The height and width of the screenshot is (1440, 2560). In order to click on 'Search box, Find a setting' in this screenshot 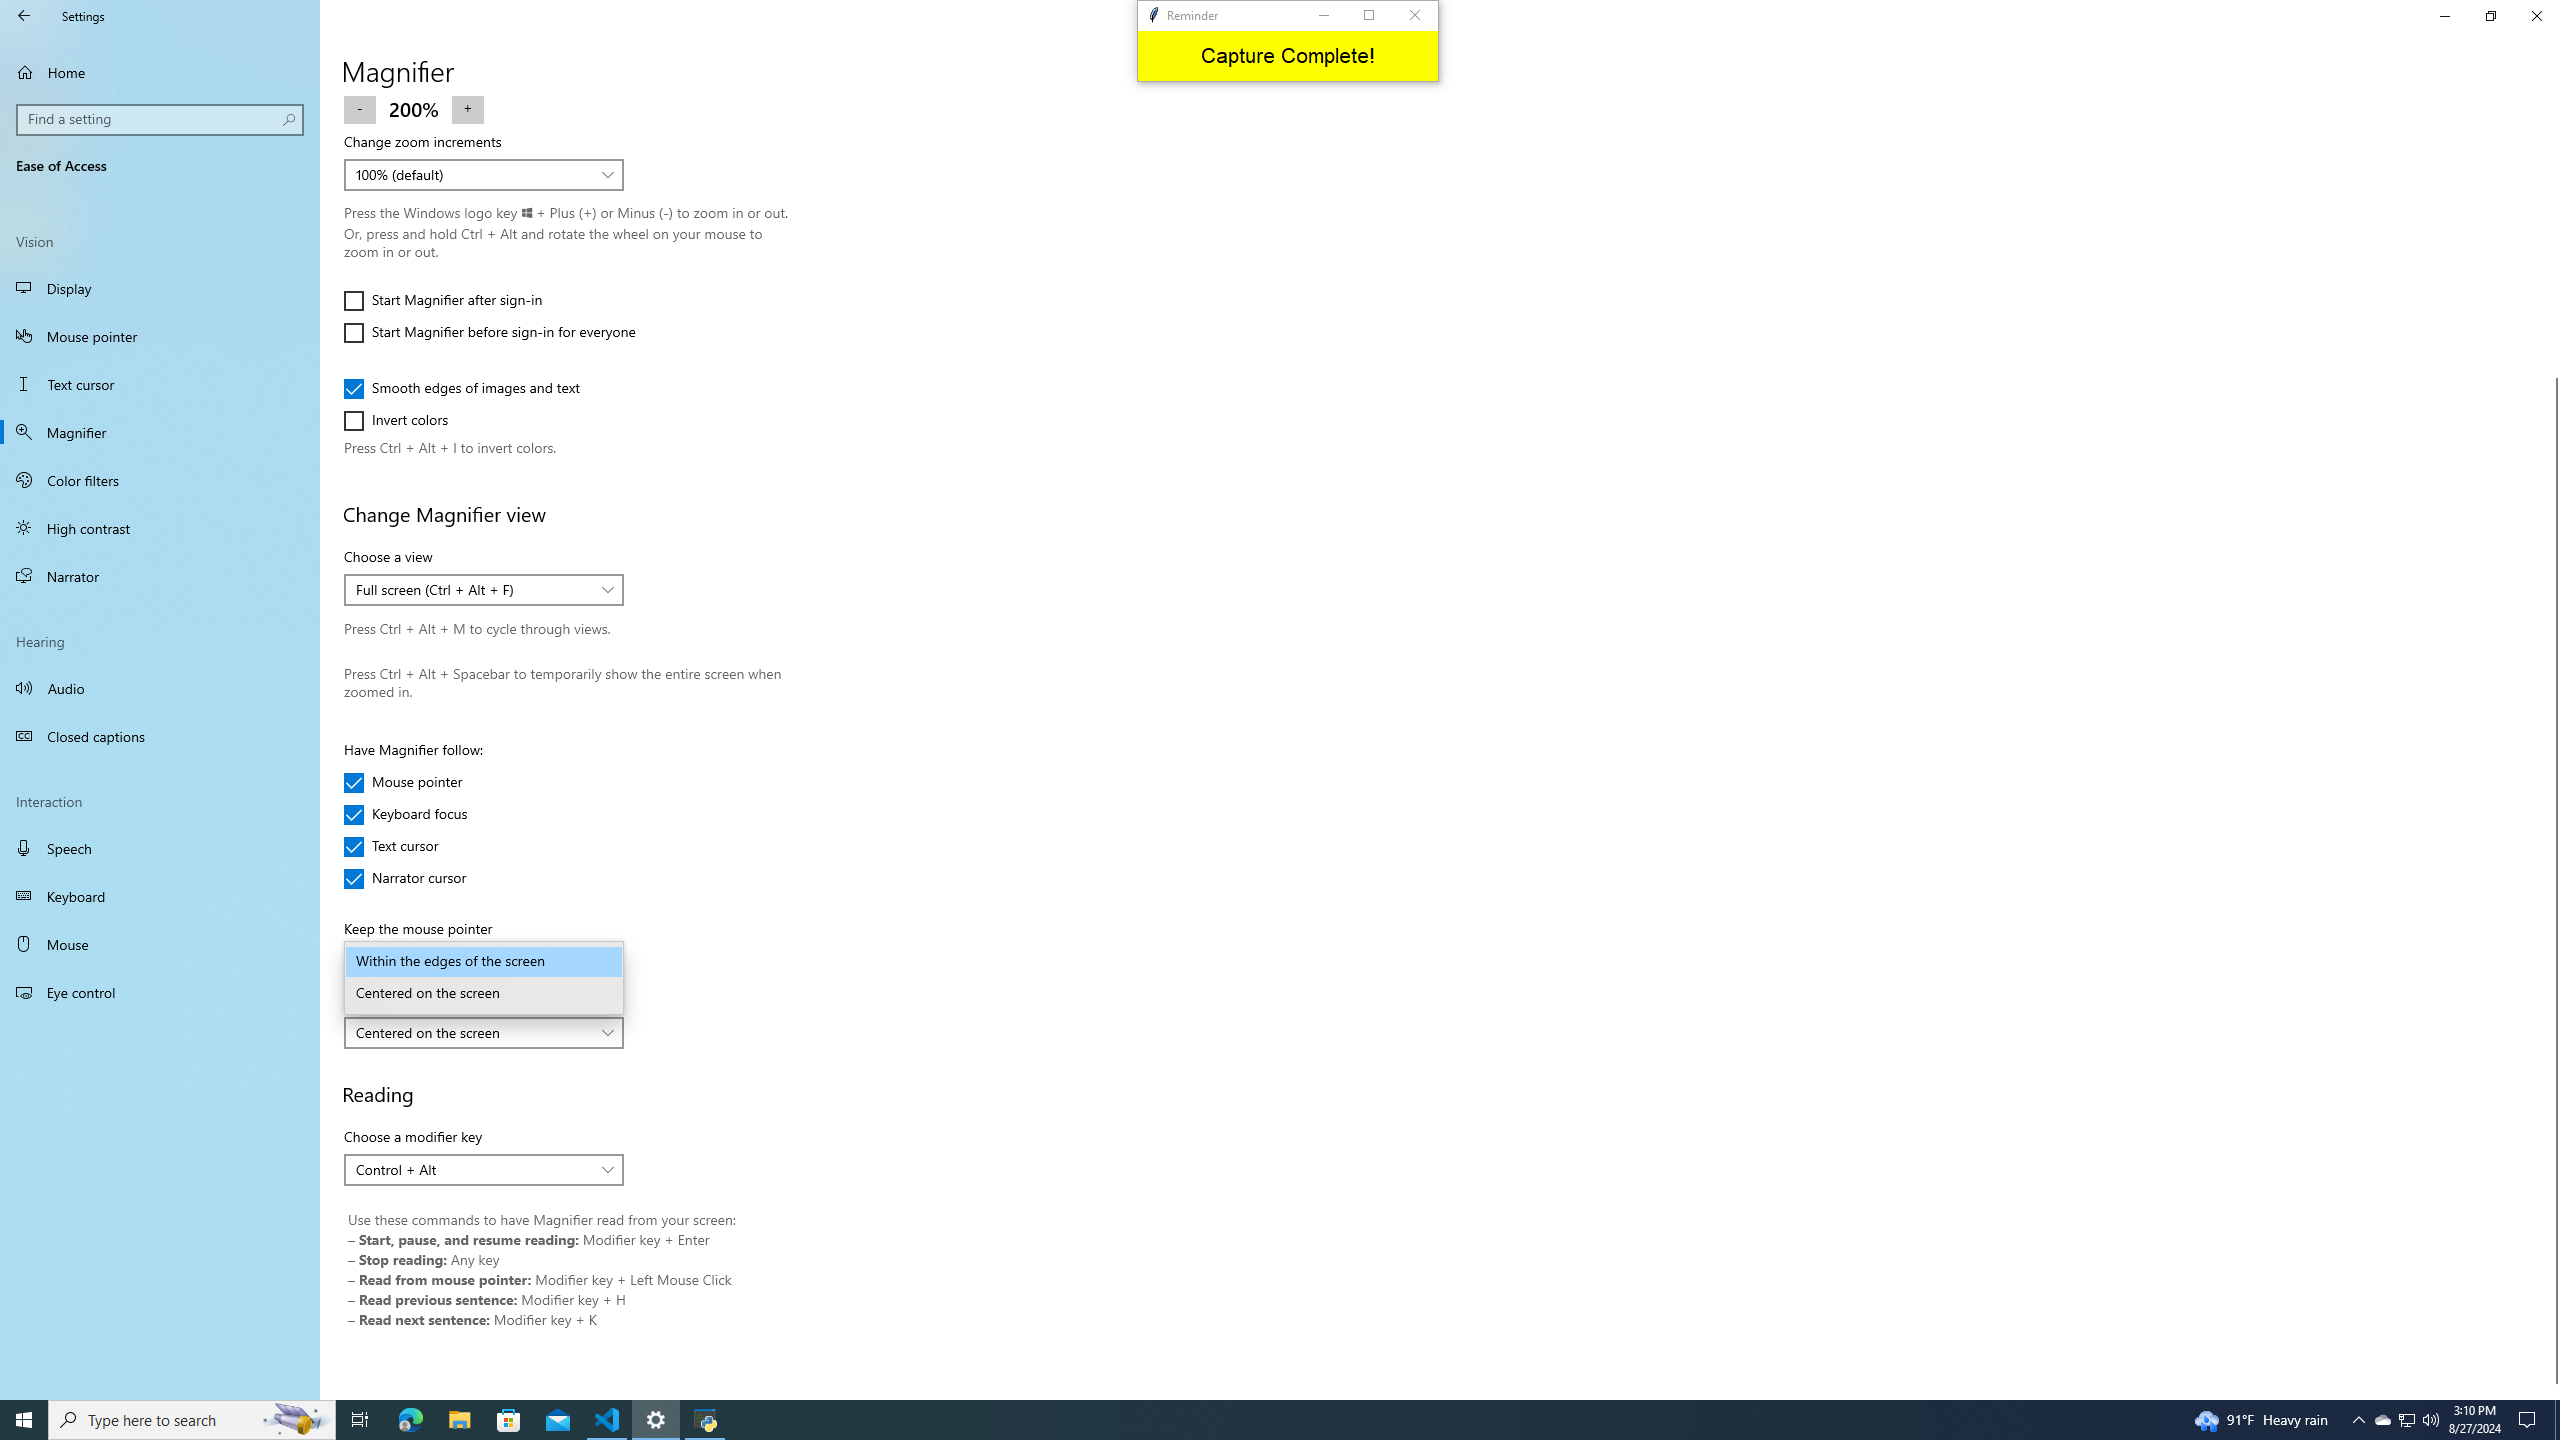, I will do `click(160, 118)`.